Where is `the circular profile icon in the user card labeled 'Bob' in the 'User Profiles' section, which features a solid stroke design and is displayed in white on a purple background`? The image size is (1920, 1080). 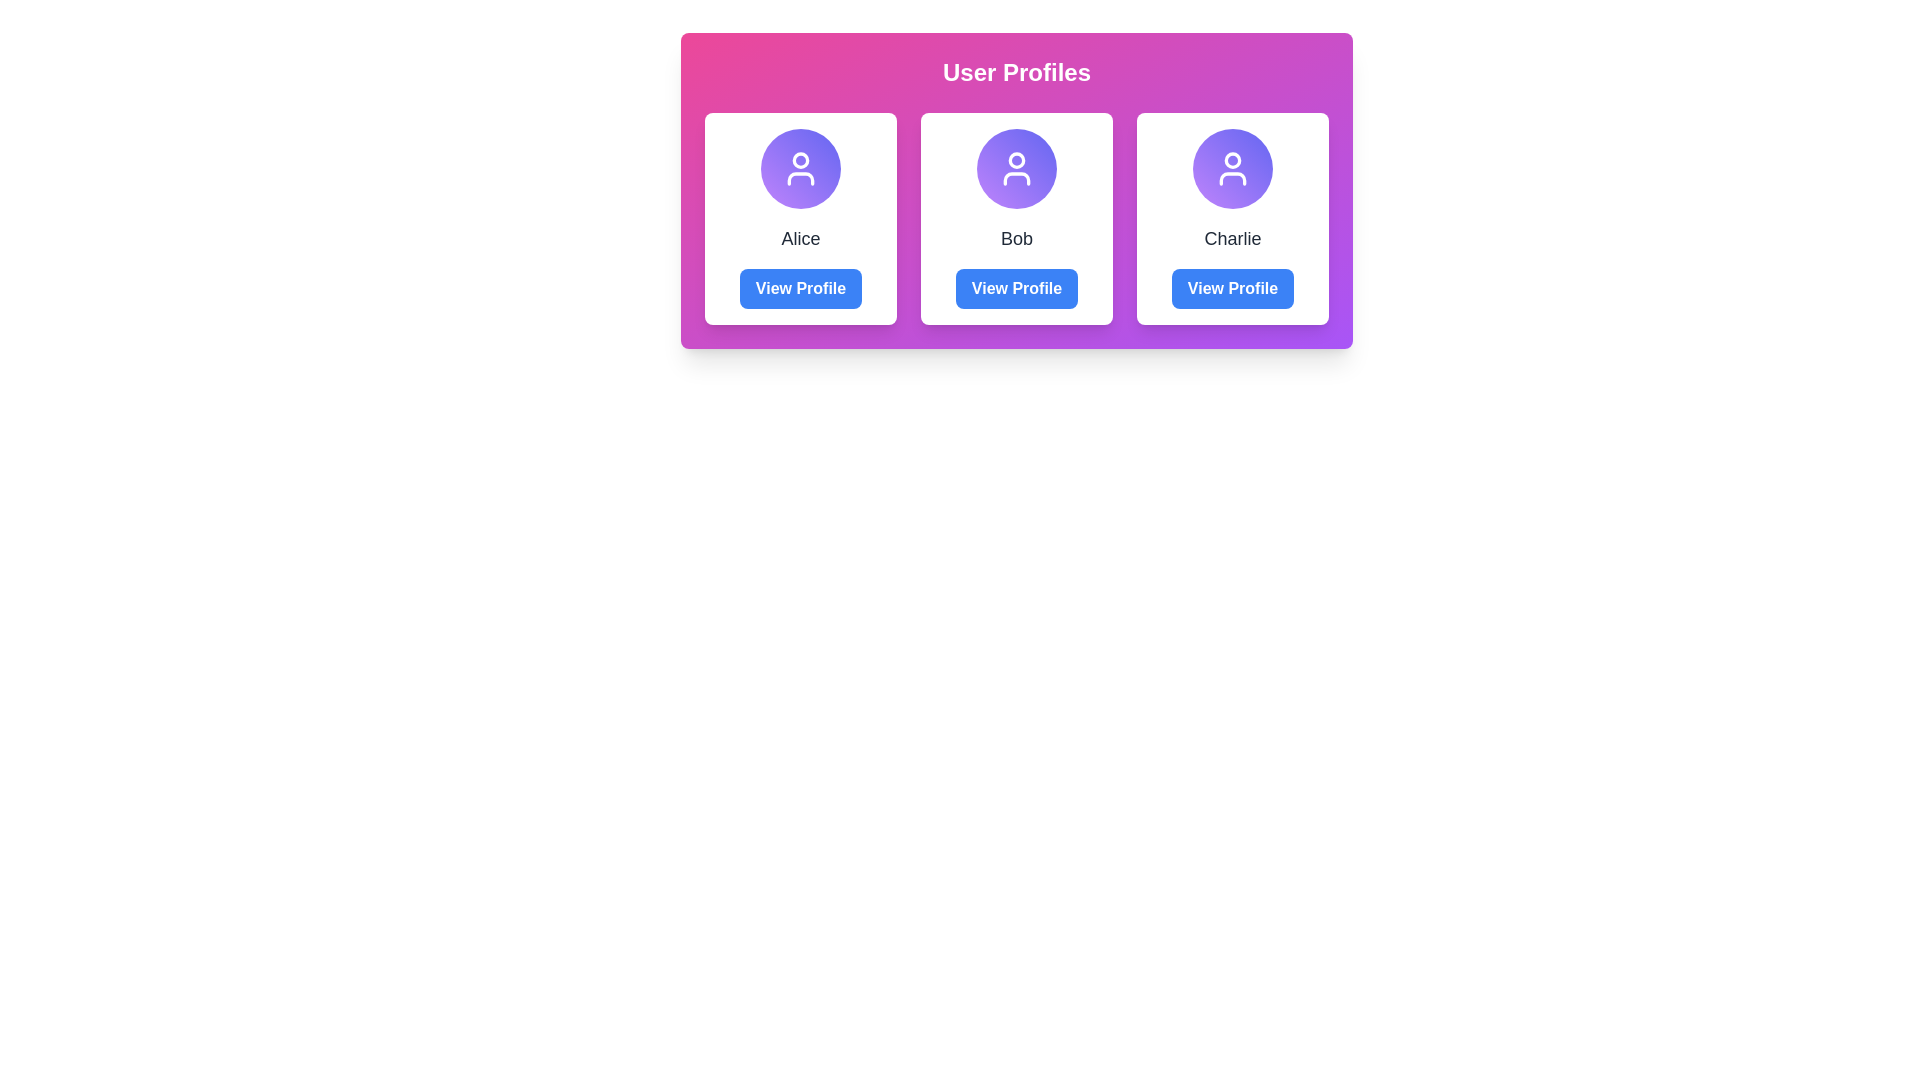
the circular profile icon in the user card labeled 'Bob' in the 'User Profiles' section, which features a solid stroke design and is displayed in white on a purple background is located at coordinates (1017, 158).